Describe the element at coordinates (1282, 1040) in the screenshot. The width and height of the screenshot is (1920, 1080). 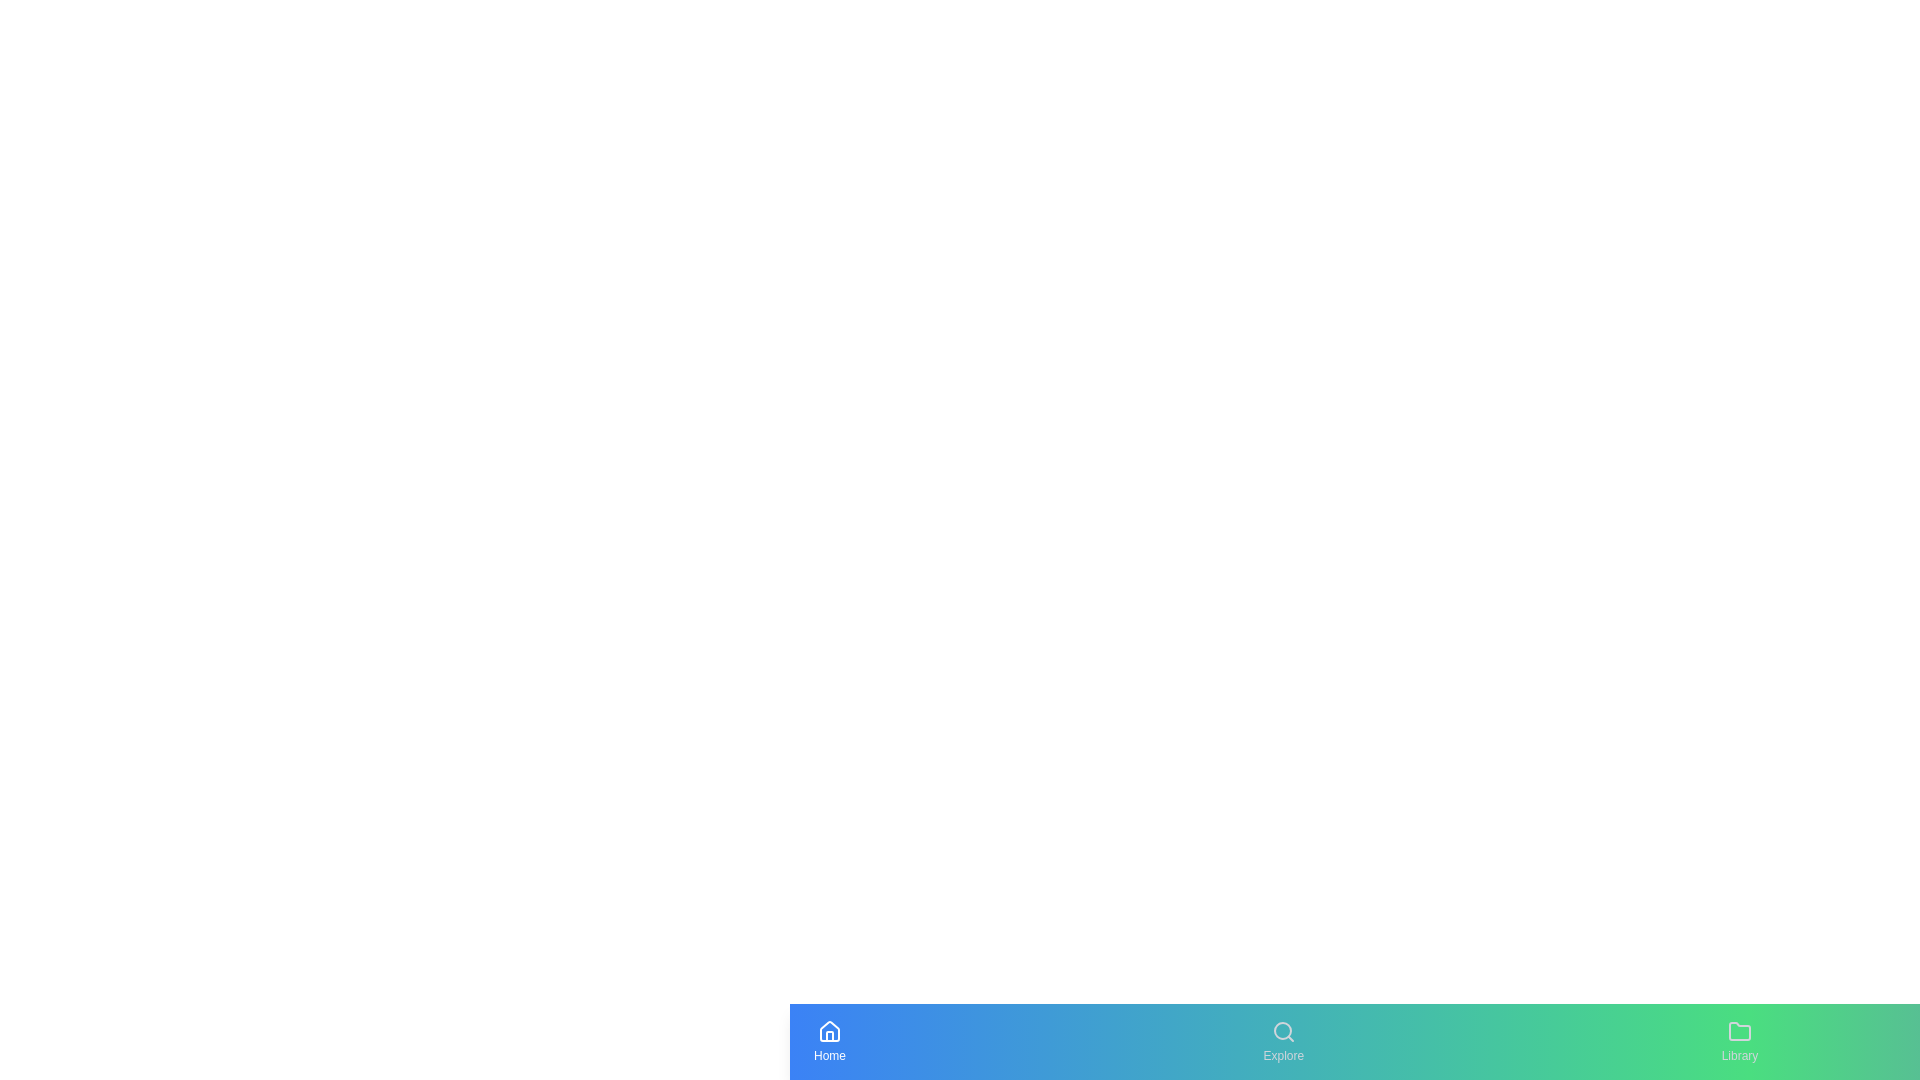
I see `the tab labeled Explore to view its hover animation` at that location.